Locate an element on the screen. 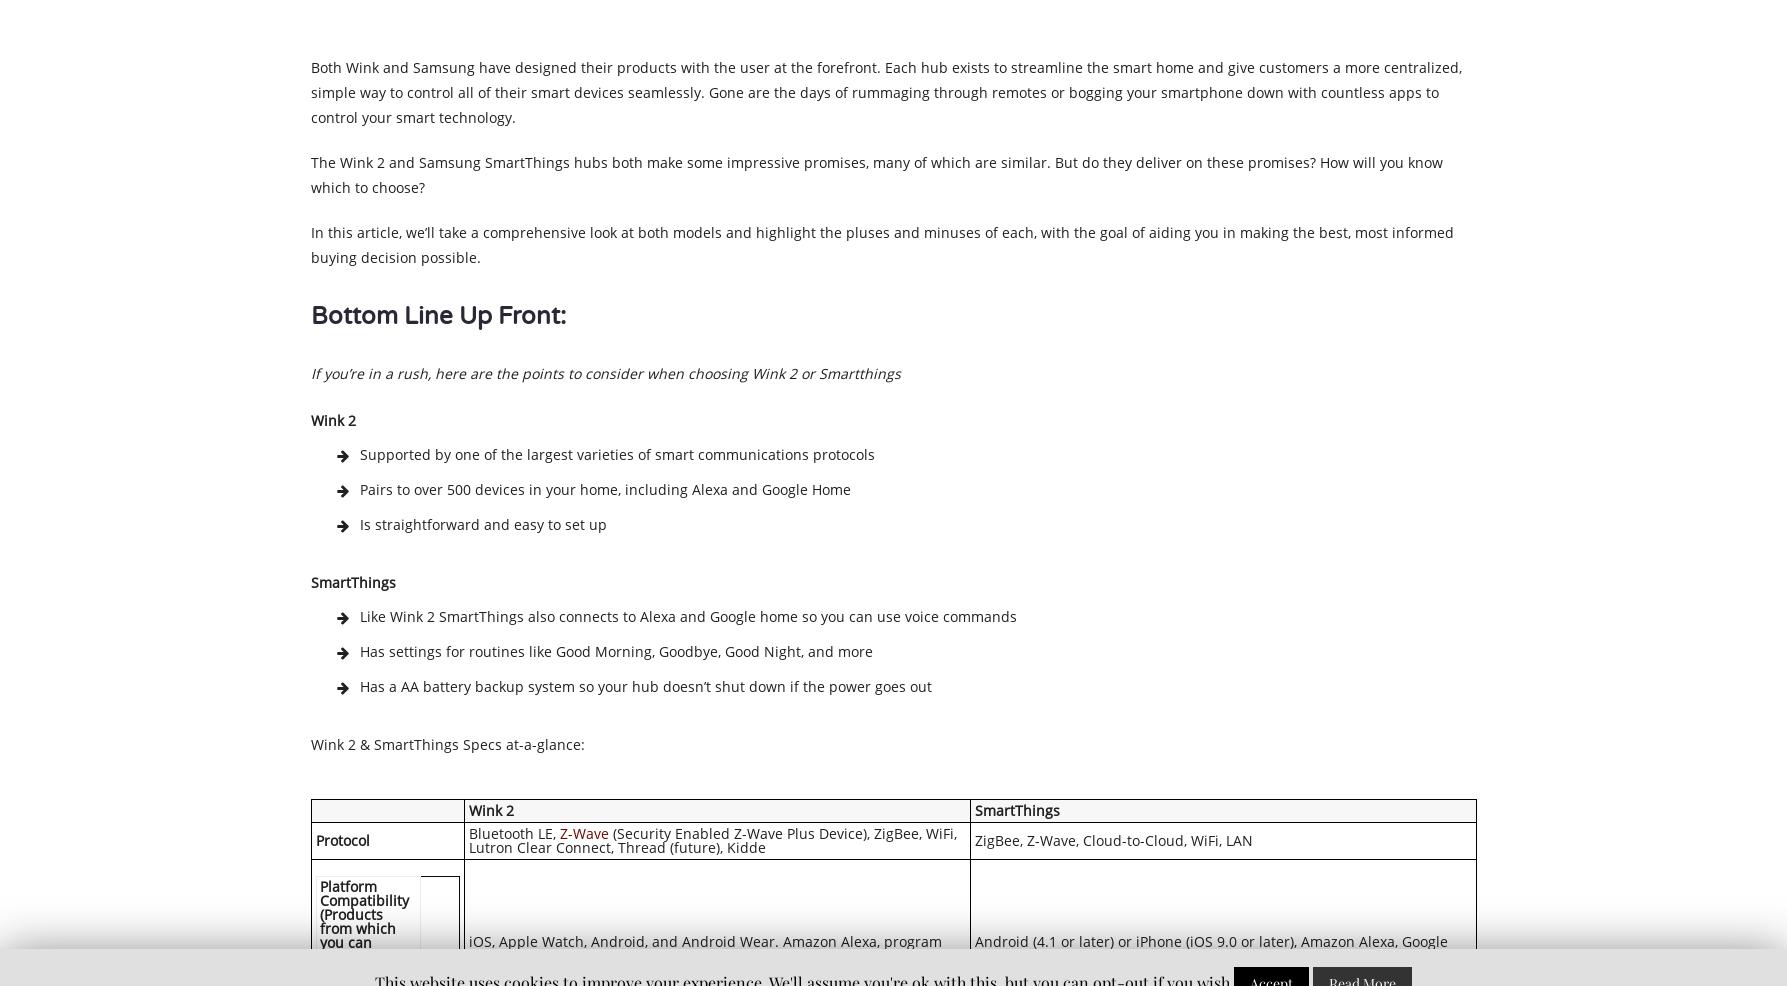  '(Security Enabled Z-Wave Plus Device), ZigBee, WiFi, Lutron Clear Connect, Thread (future), Kidde' is located at coordinates (710, 838).